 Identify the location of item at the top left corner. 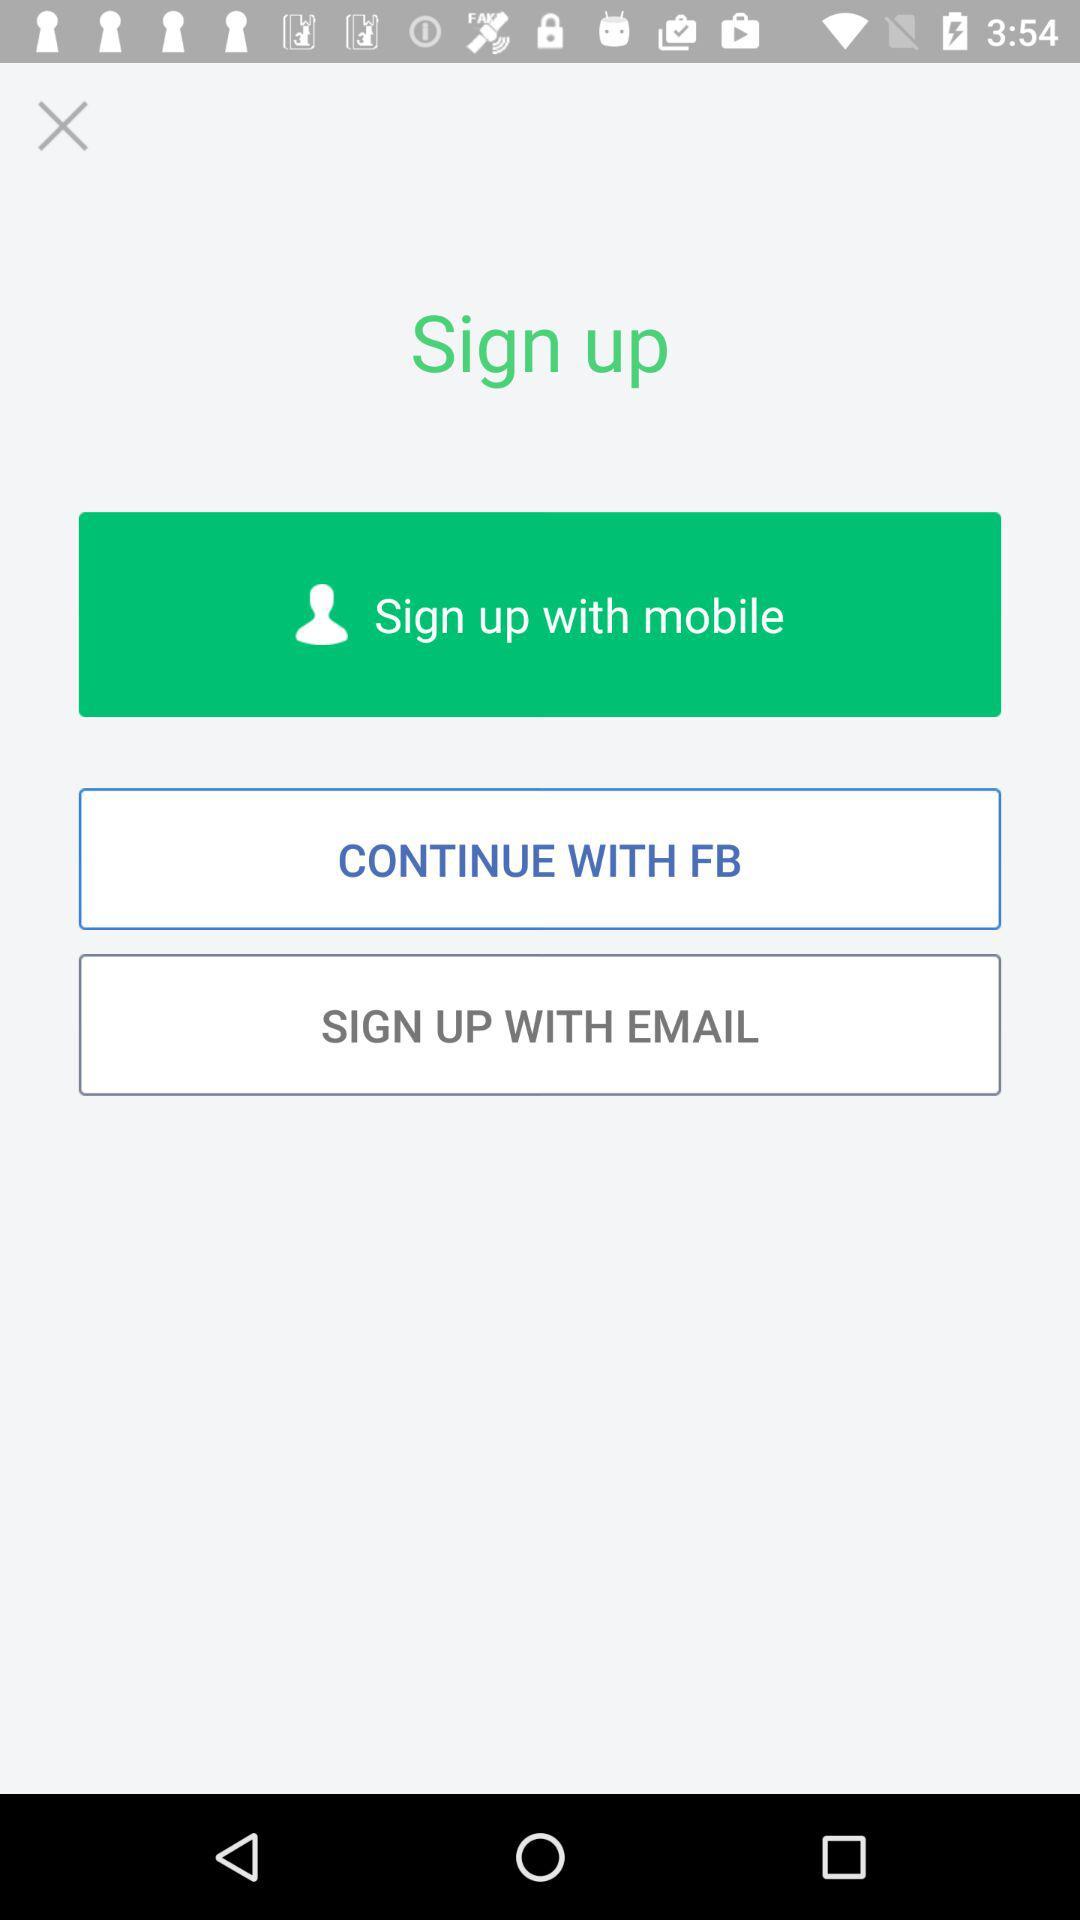
(61, 124).